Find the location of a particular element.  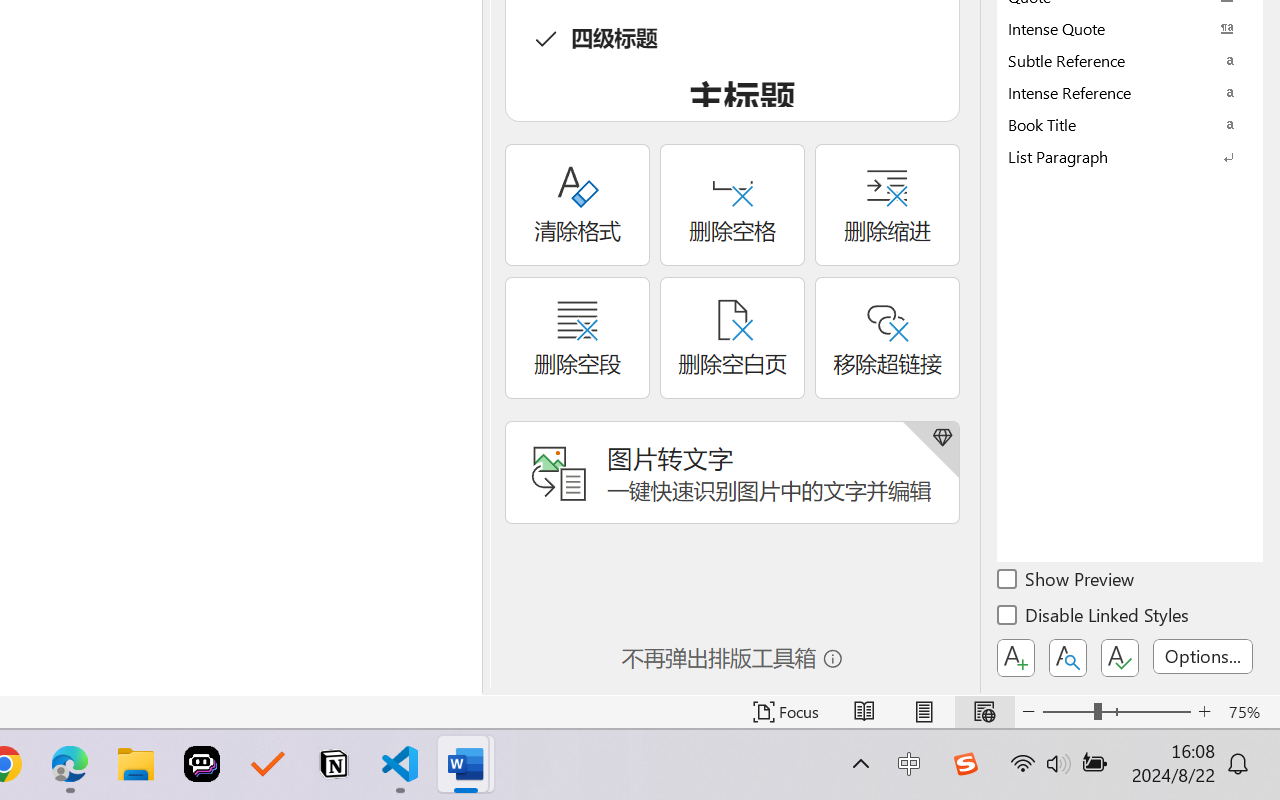

'Web Layout' is located at coordinates (984, 711).